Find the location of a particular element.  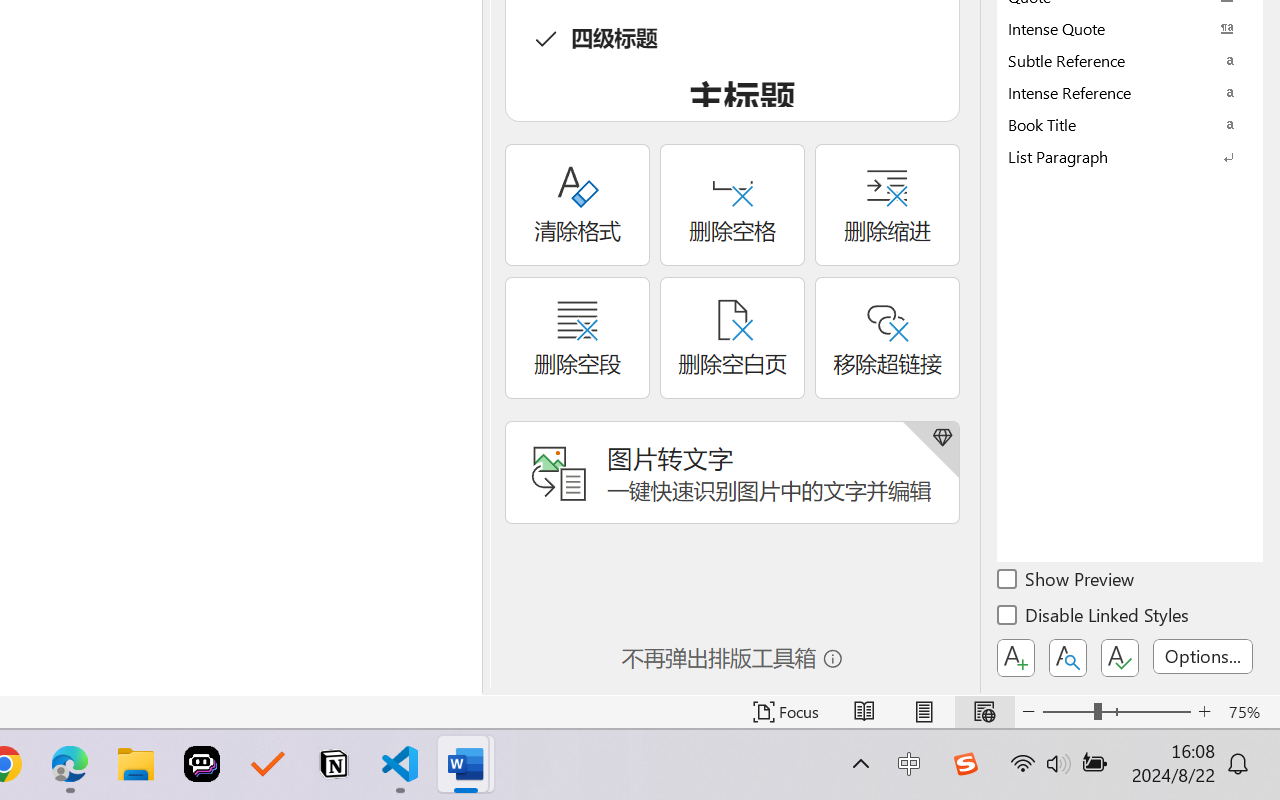

'Web Layout' is located at coordinates (984, 711).